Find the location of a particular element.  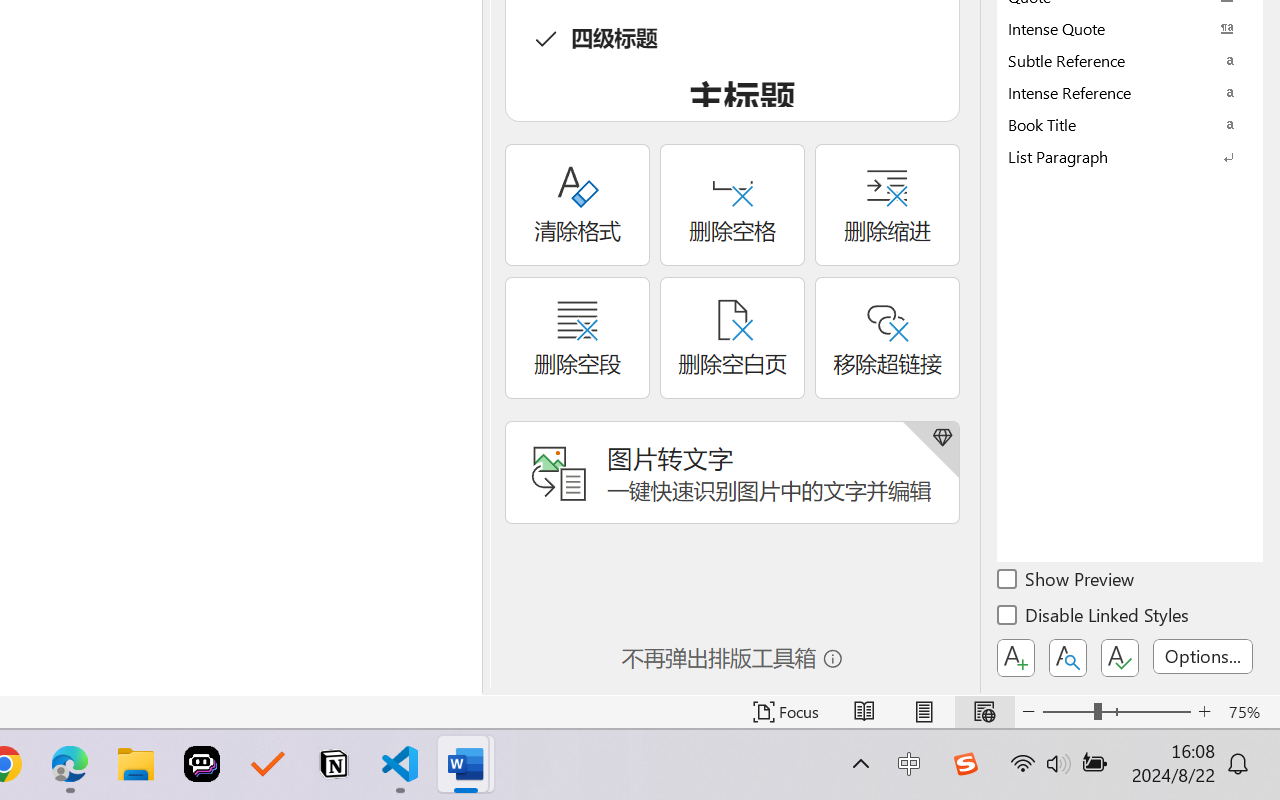

'Web Layout' is located at coordinates (984, 711).